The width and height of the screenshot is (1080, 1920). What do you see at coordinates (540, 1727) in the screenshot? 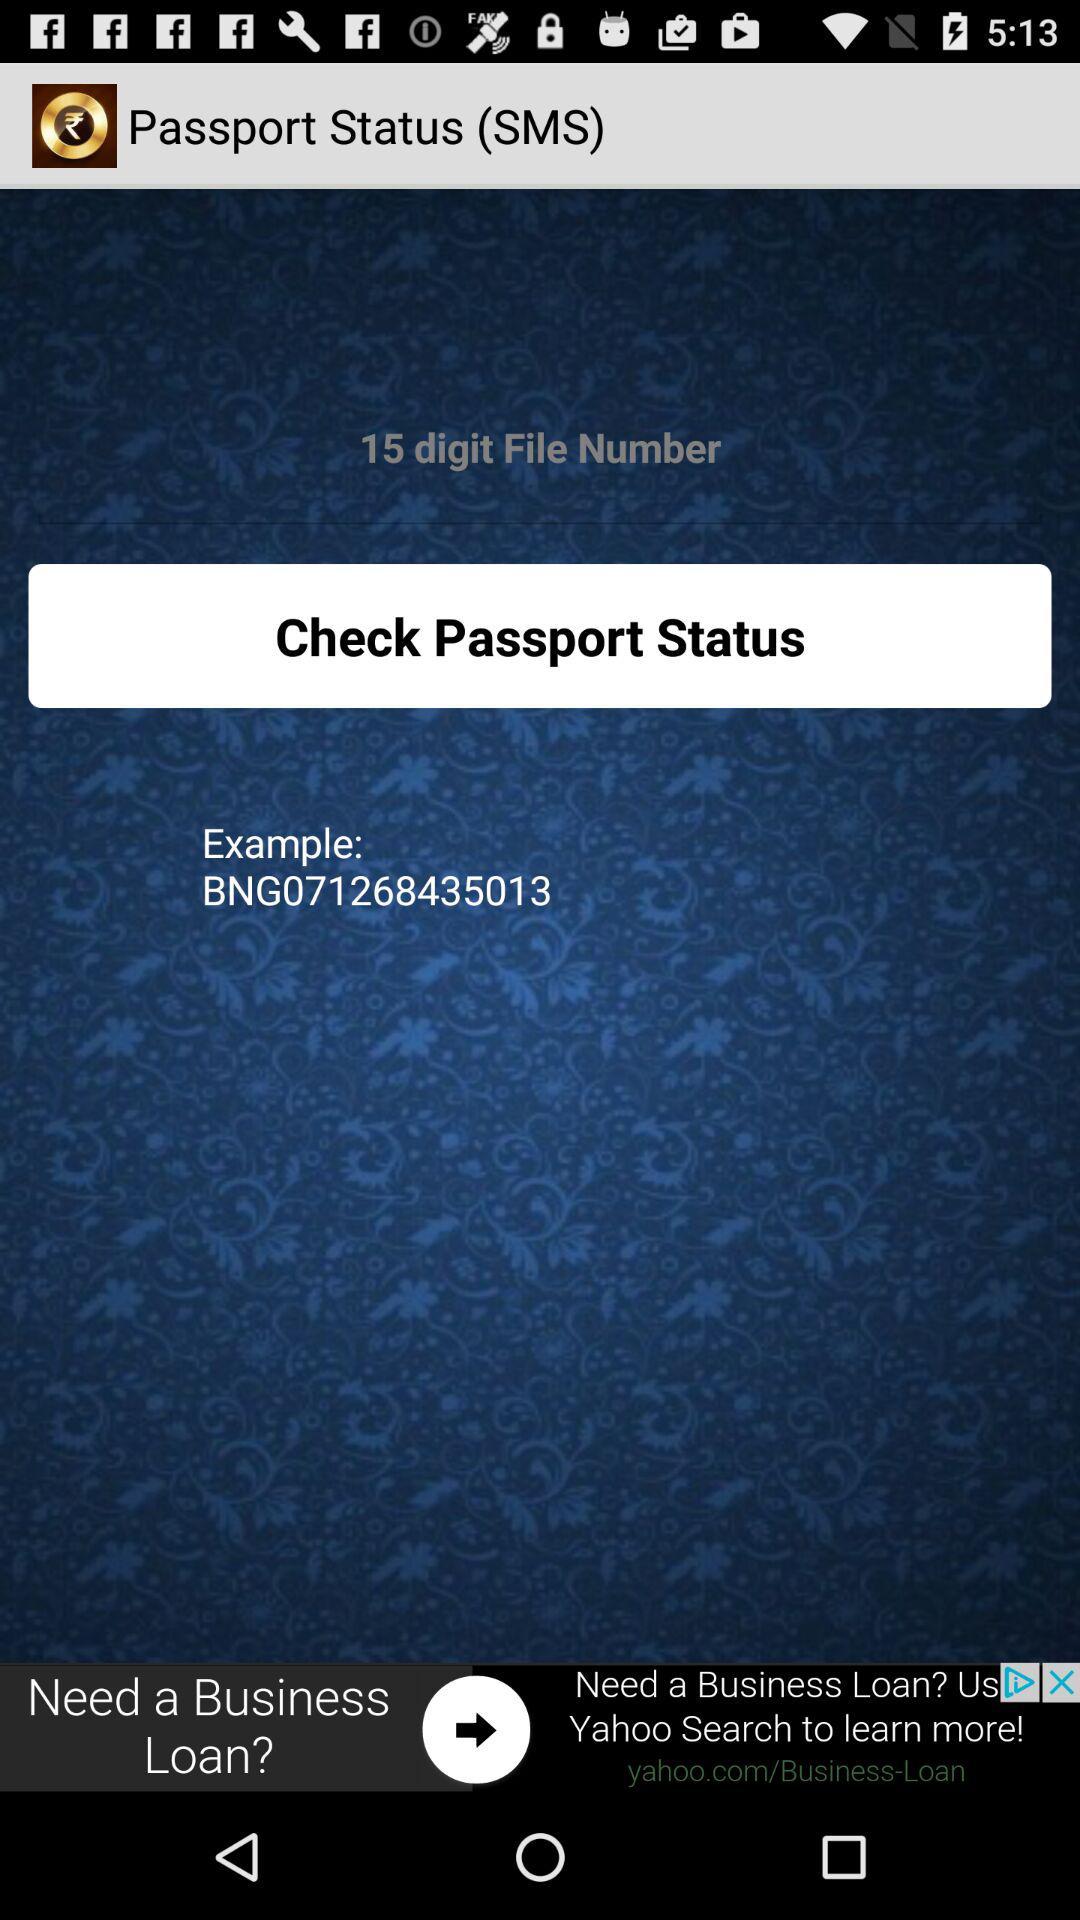
I see `business loan add` at bounding box center [540, 1727].